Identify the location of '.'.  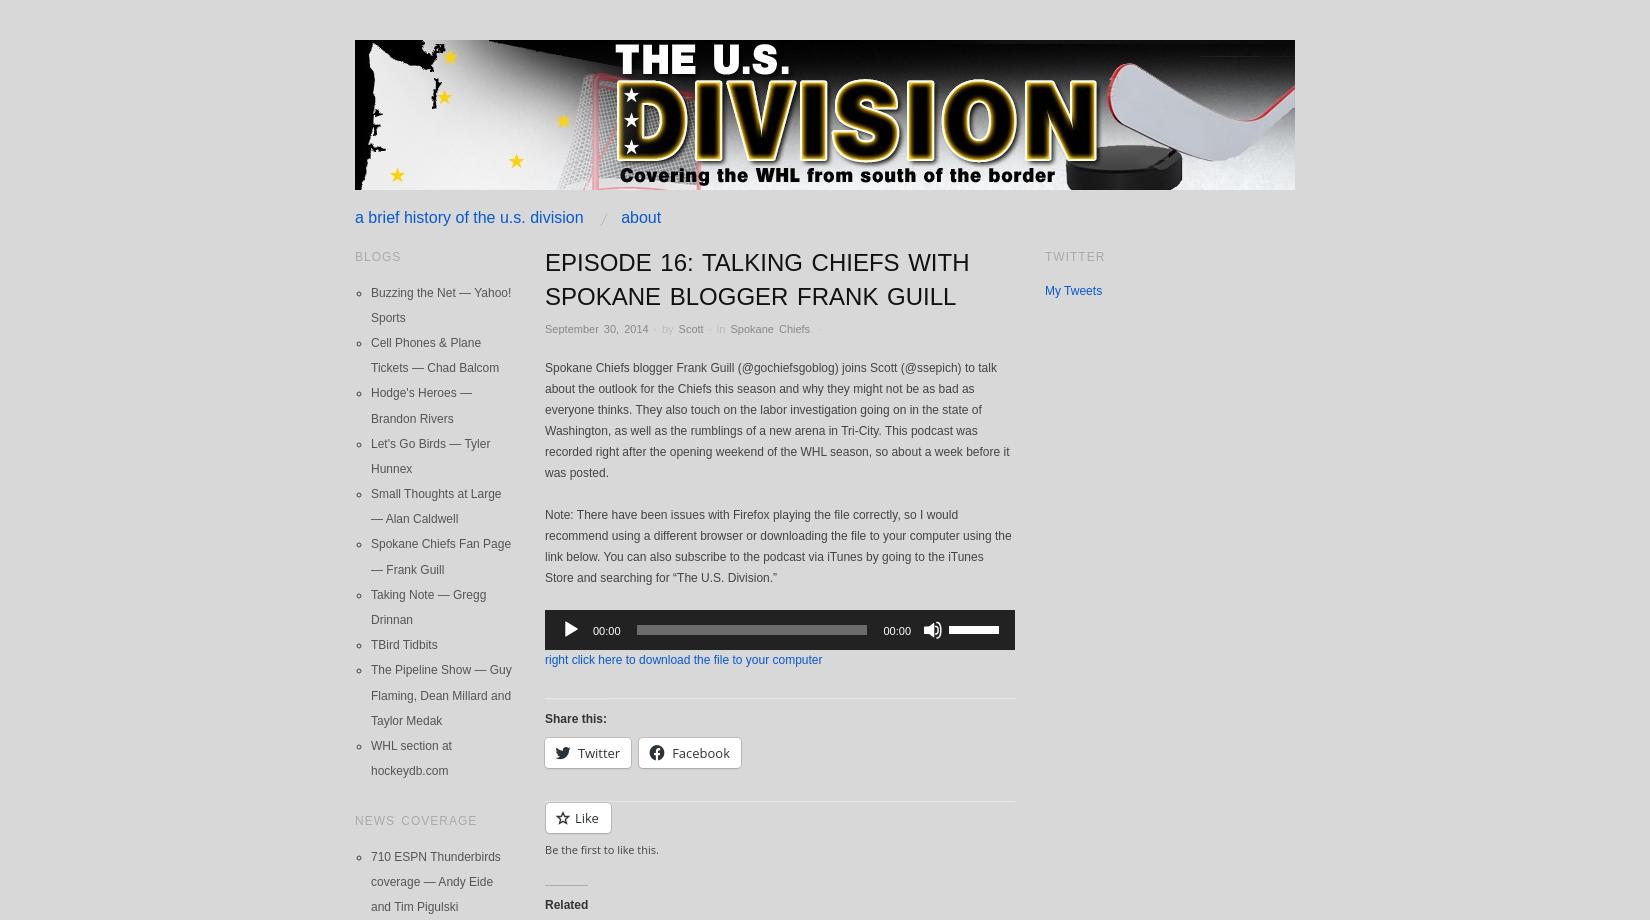
(812, 328).